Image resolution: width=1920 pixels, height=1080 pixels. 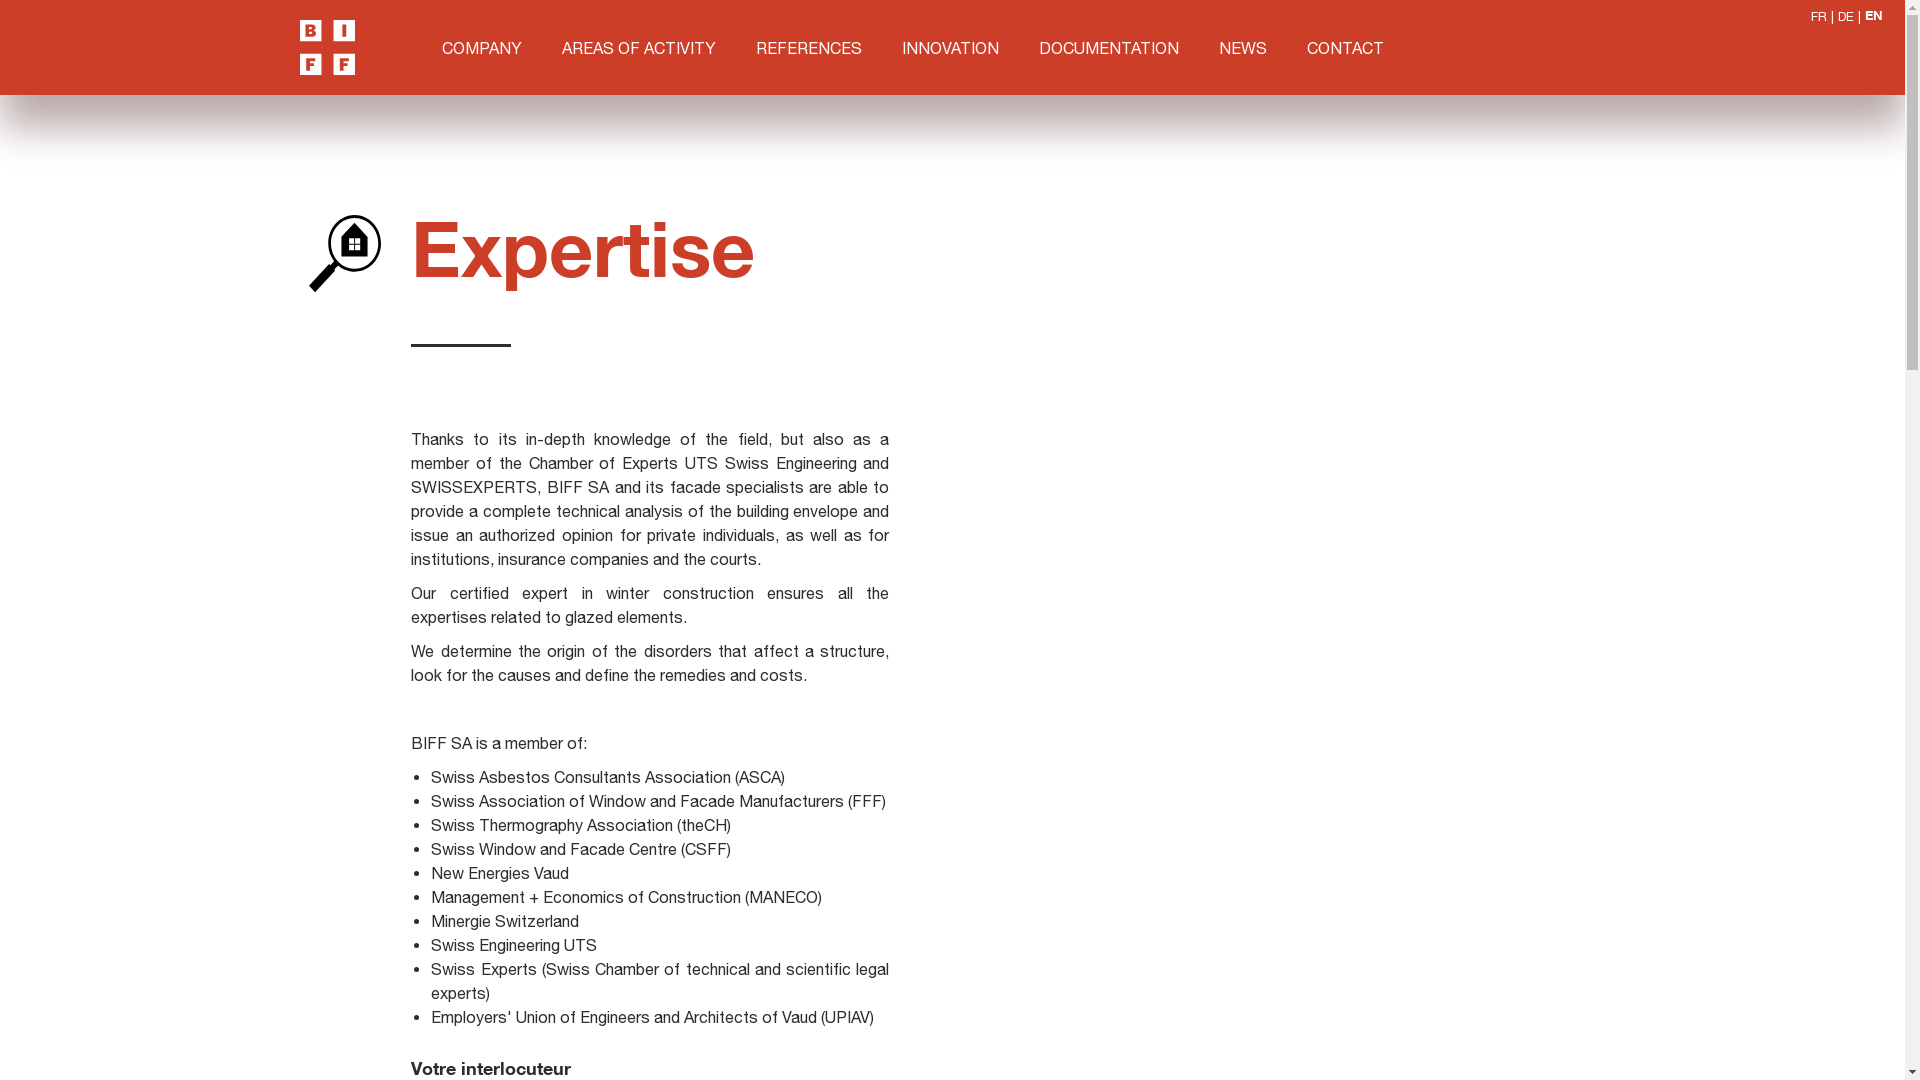 I want to click on 'DE', so click(x=1838, y=16).